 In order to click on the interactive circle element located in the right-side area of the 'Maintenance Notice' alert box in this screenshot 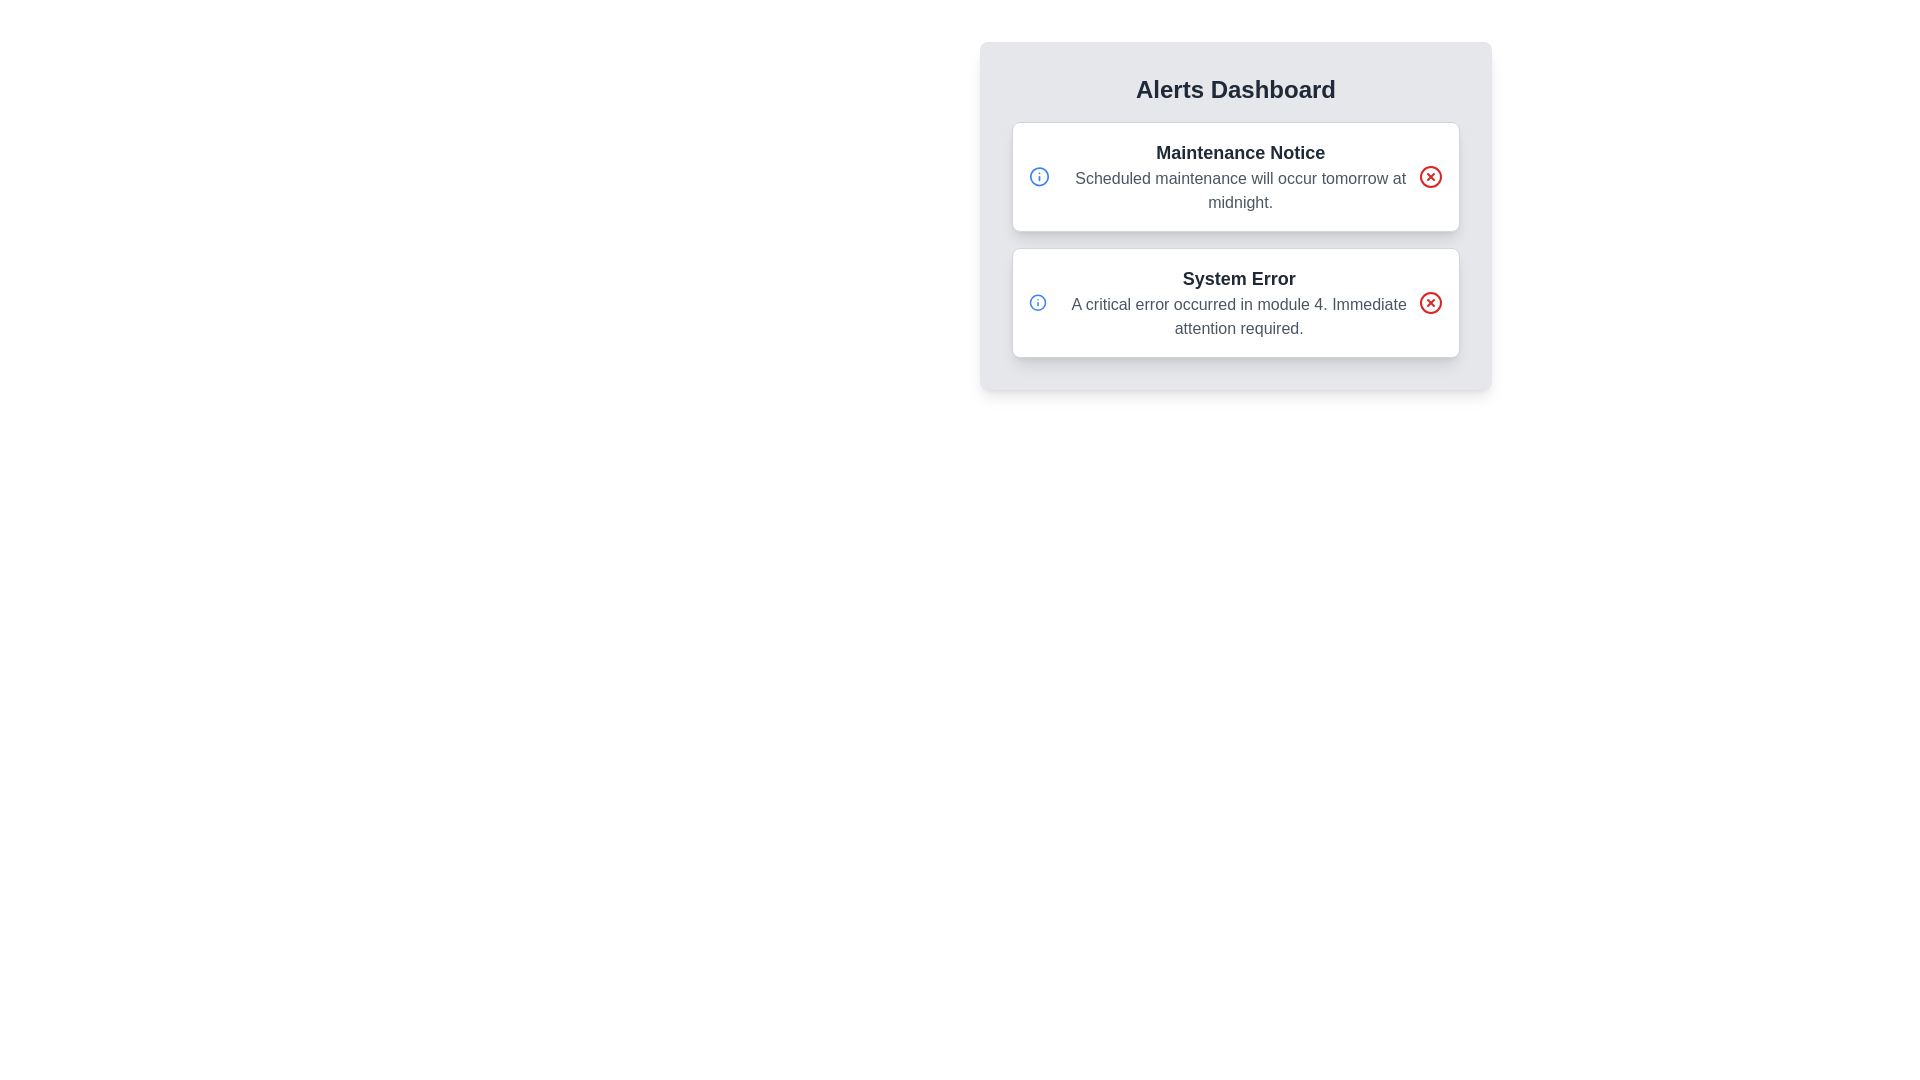, I will do `click(1429, 176)`.